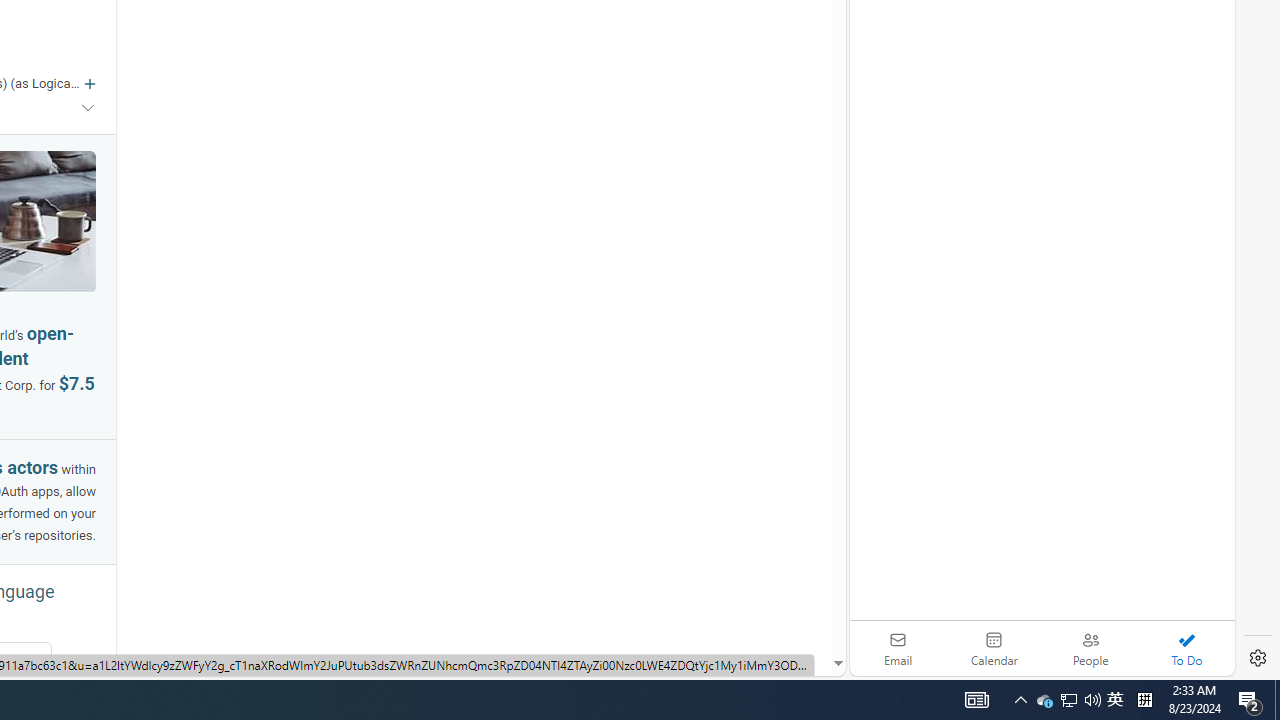  I want to click on 'To Do', so click(1186, 648).